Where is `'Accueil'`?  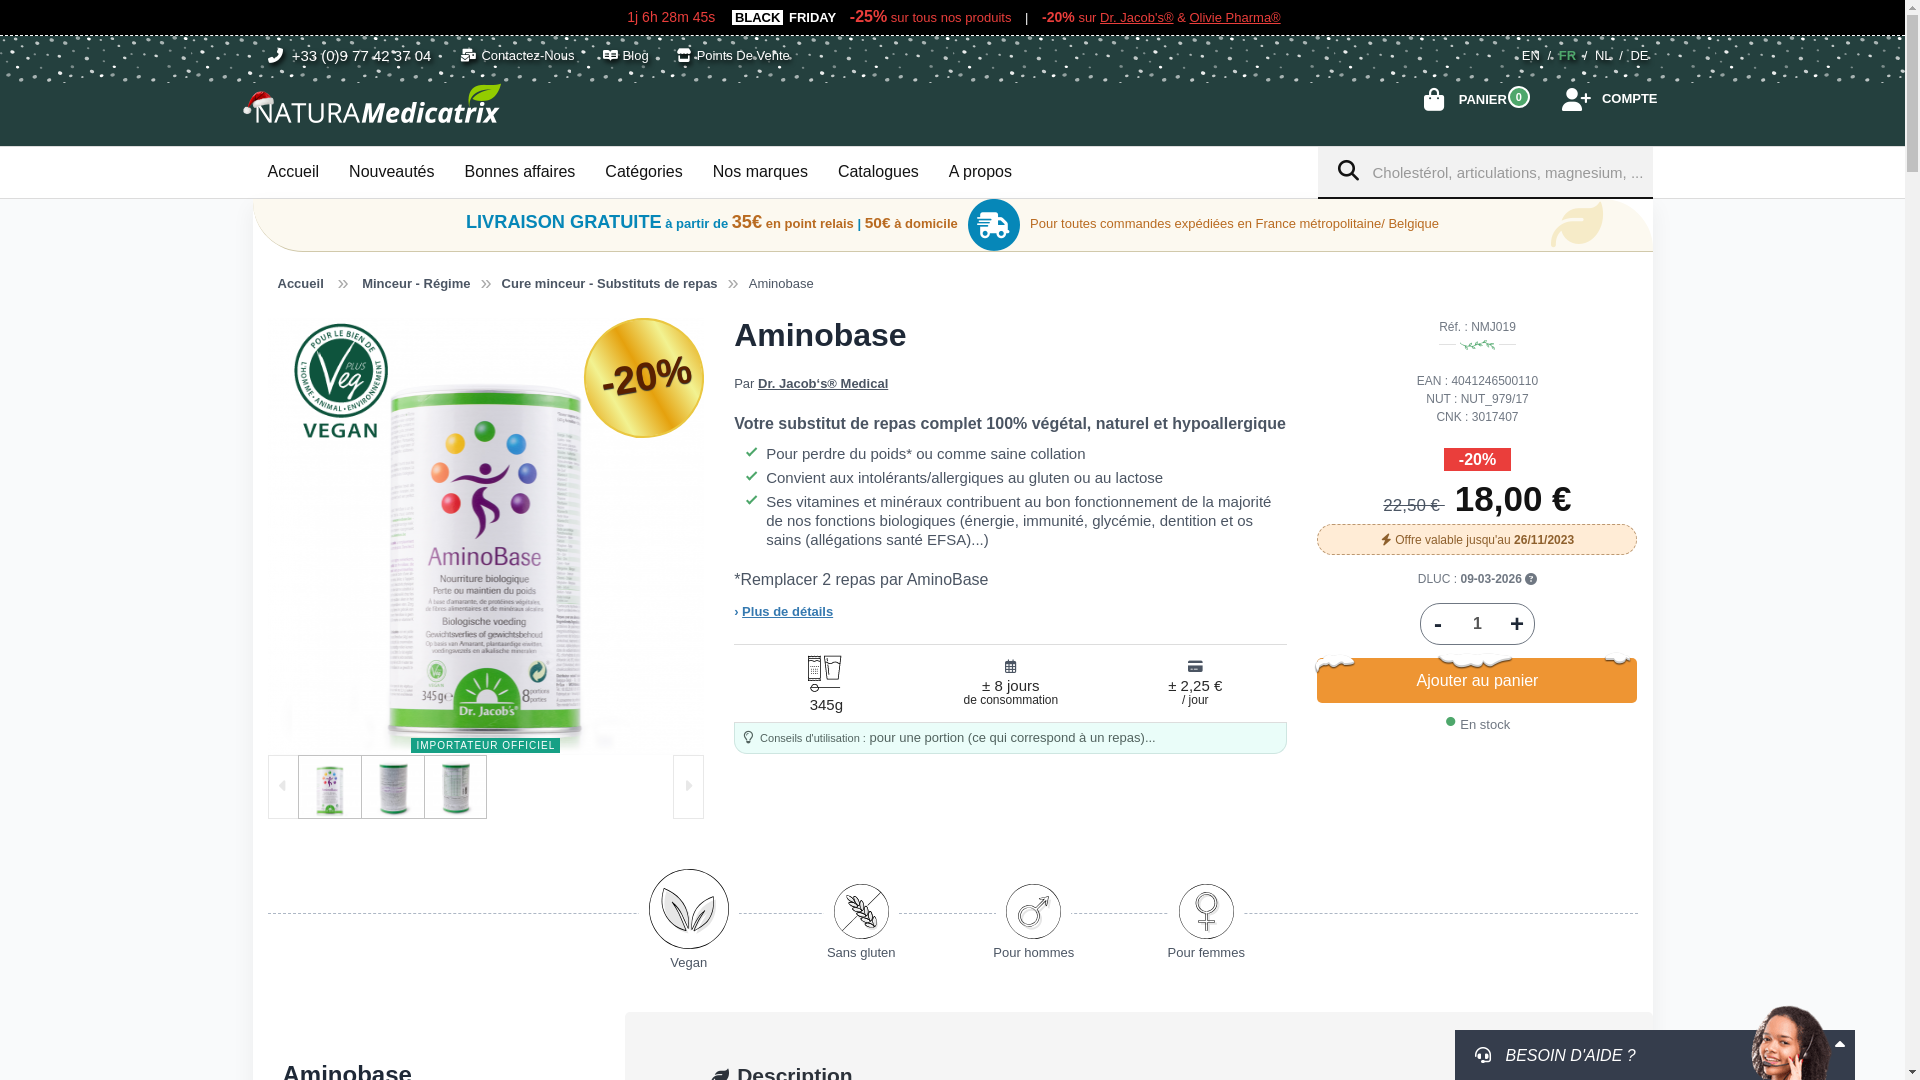
'Accueil' is located at coordinates (300, 283).